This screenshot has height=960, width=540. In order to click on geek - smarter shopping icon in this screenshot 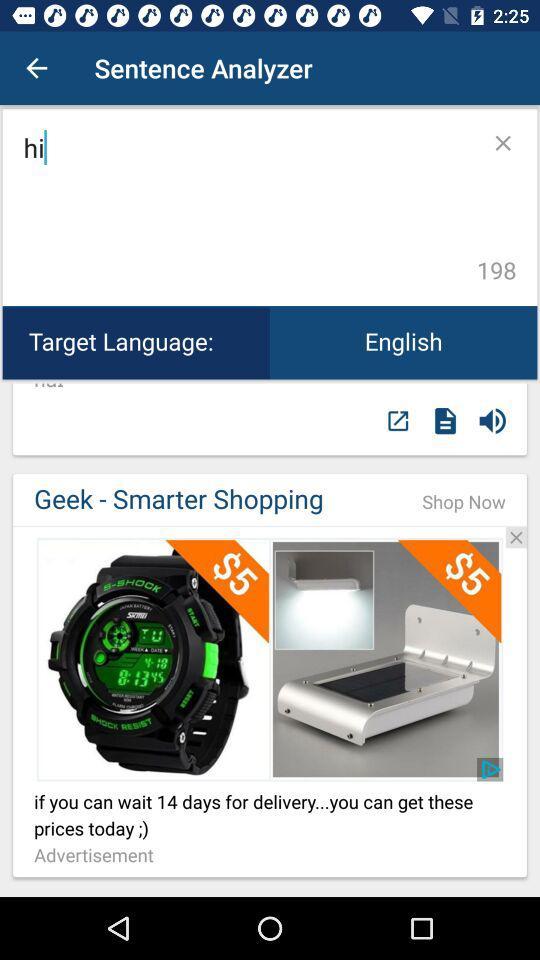, I will do `click(206, 498)`.